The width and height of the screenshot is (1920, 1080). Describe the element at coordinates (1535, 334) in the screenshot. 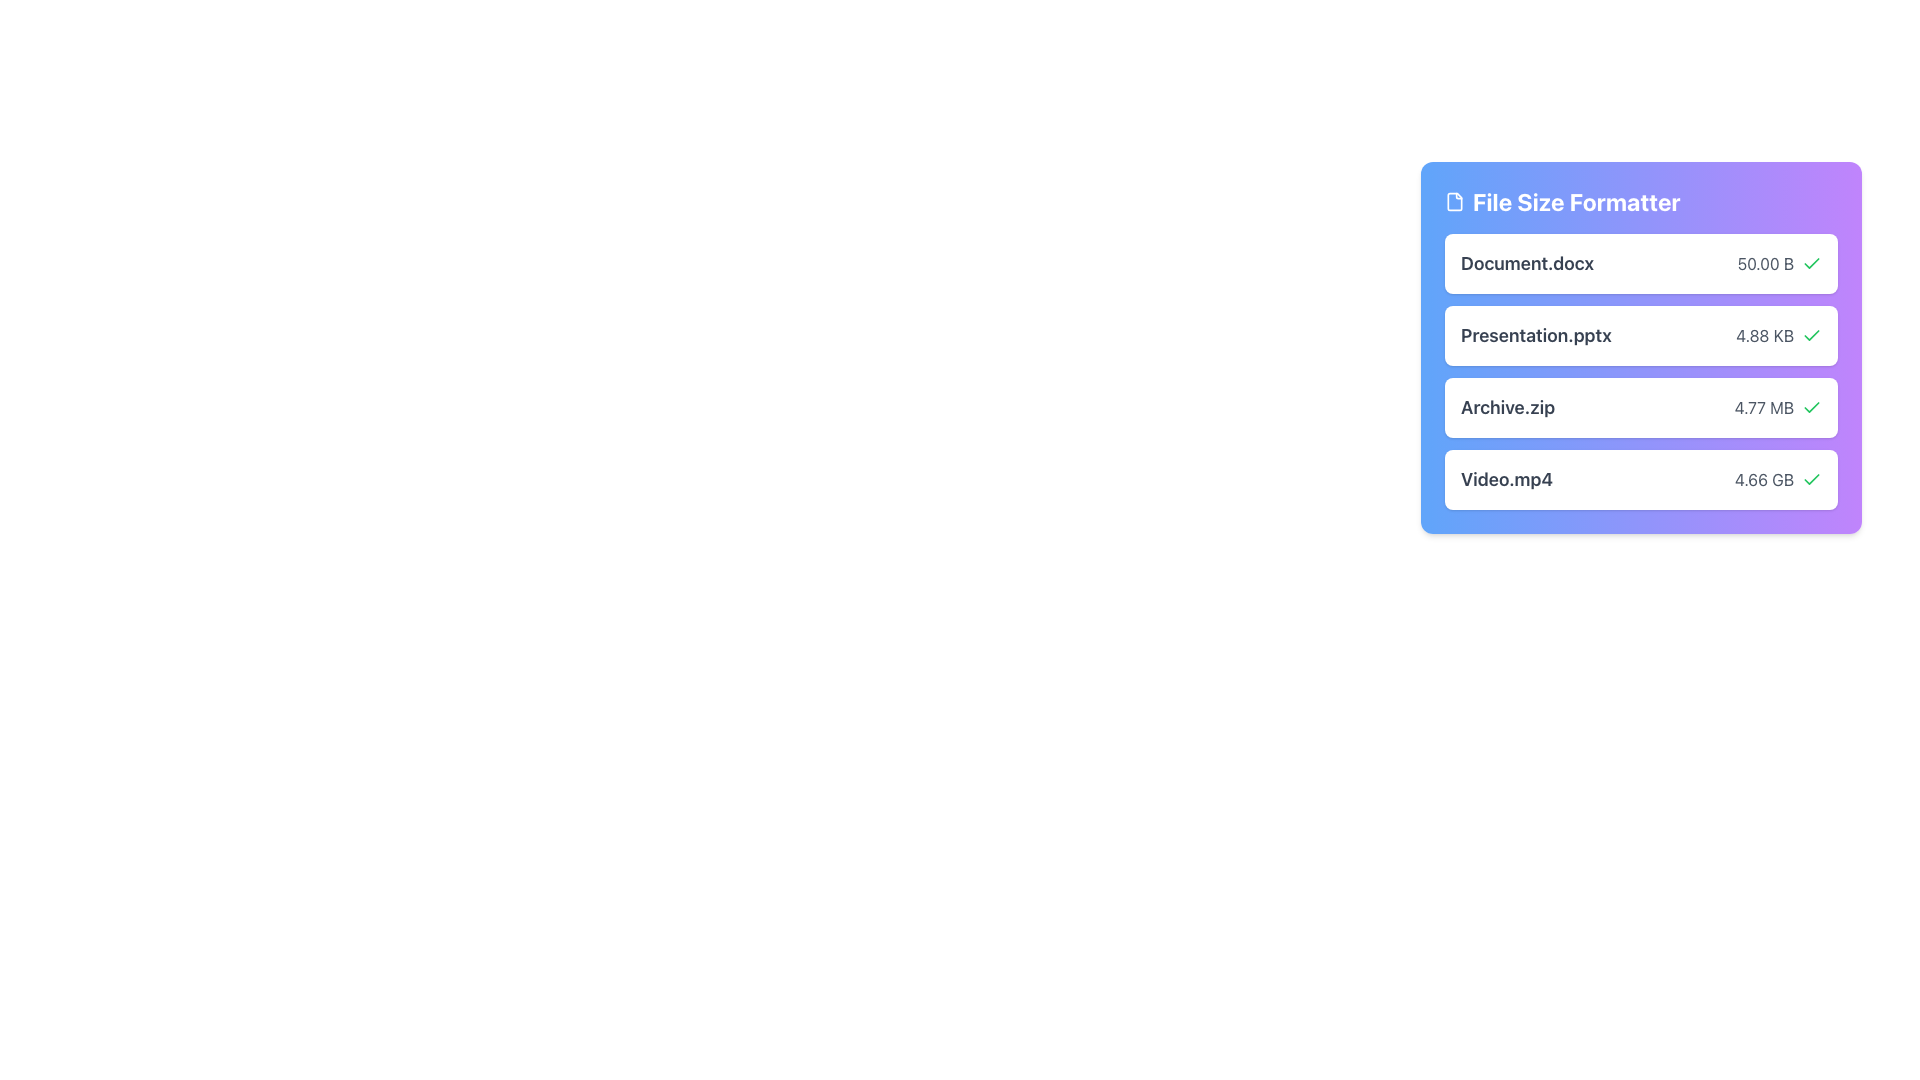

I see `text content of the label displaying the filename 'Presentation.pptx', which is styled in a large and bold font in dark gray, located in the second card of a vertically stacked list` at that location.